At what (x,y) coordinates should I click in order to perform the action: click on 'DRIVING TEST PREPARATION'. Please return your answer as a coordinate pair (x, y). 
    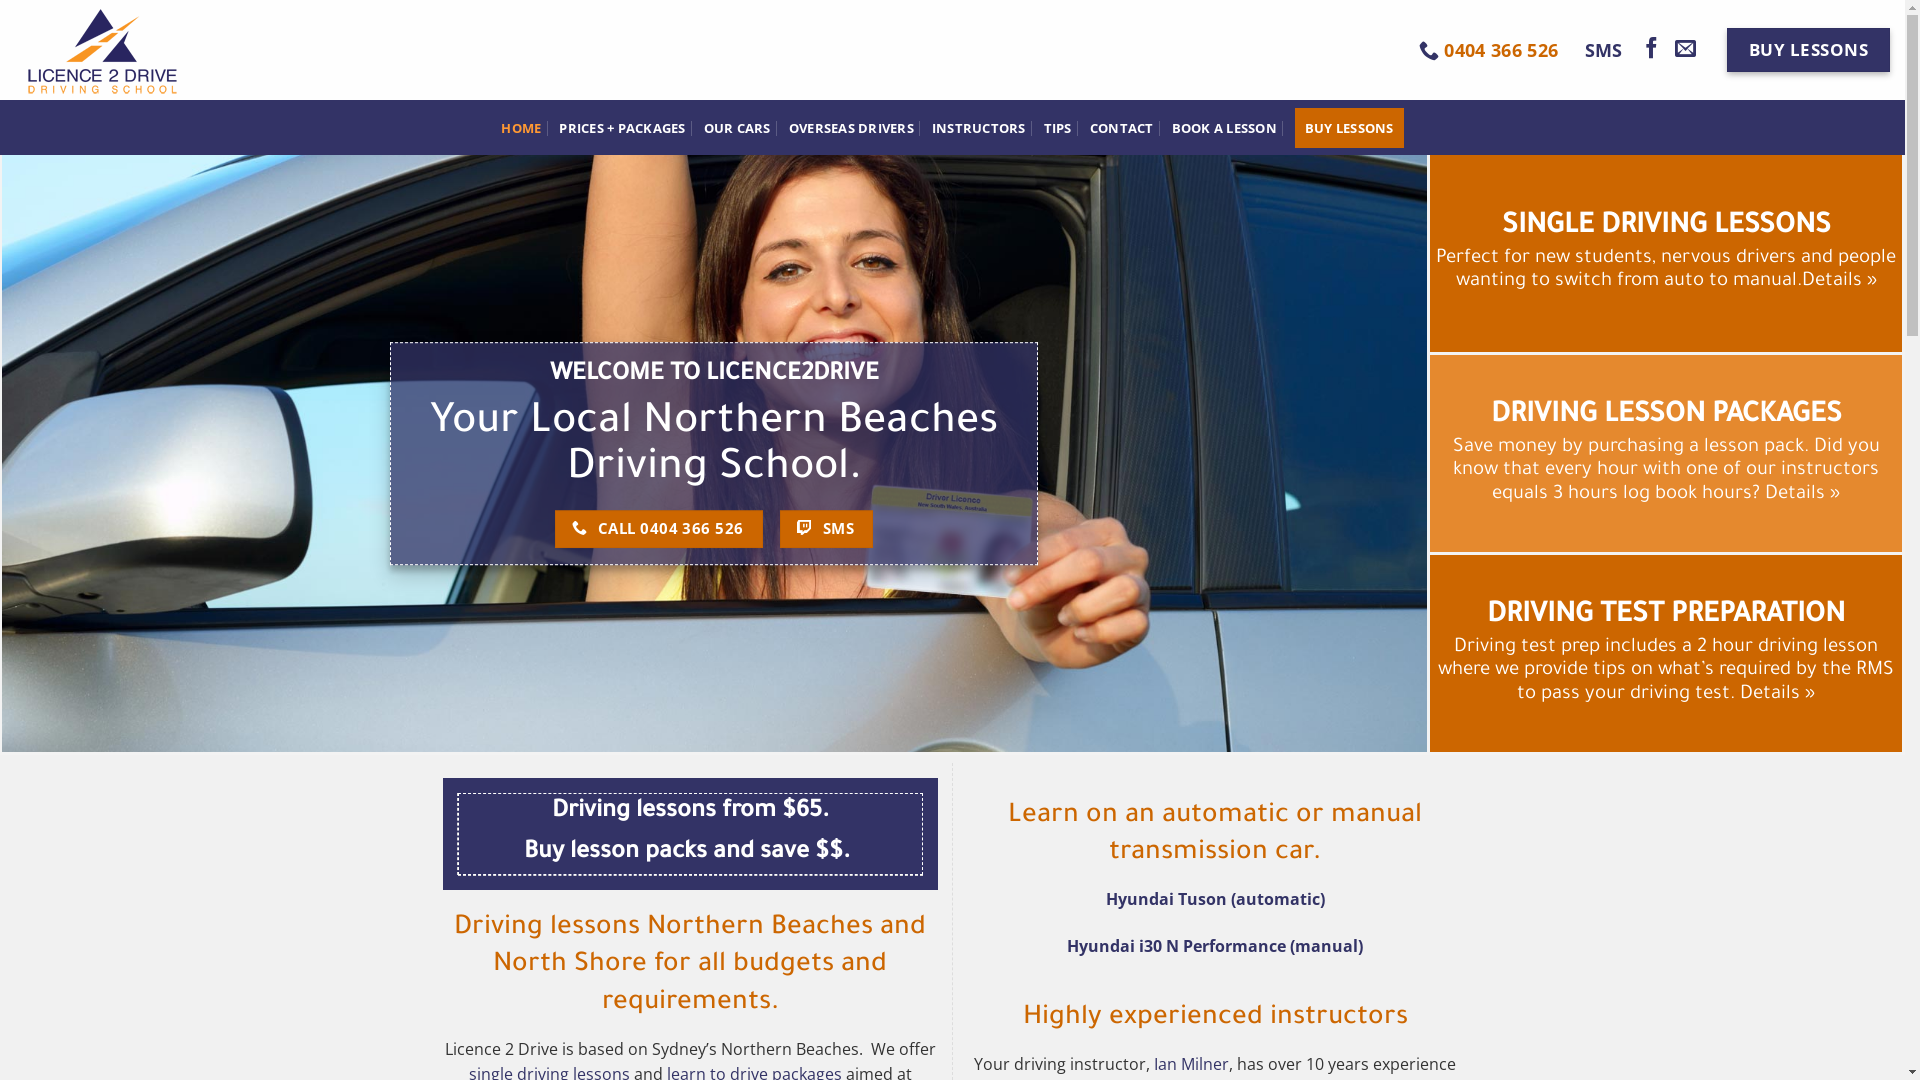
    Looking at the image, I should click on (1665, 616).